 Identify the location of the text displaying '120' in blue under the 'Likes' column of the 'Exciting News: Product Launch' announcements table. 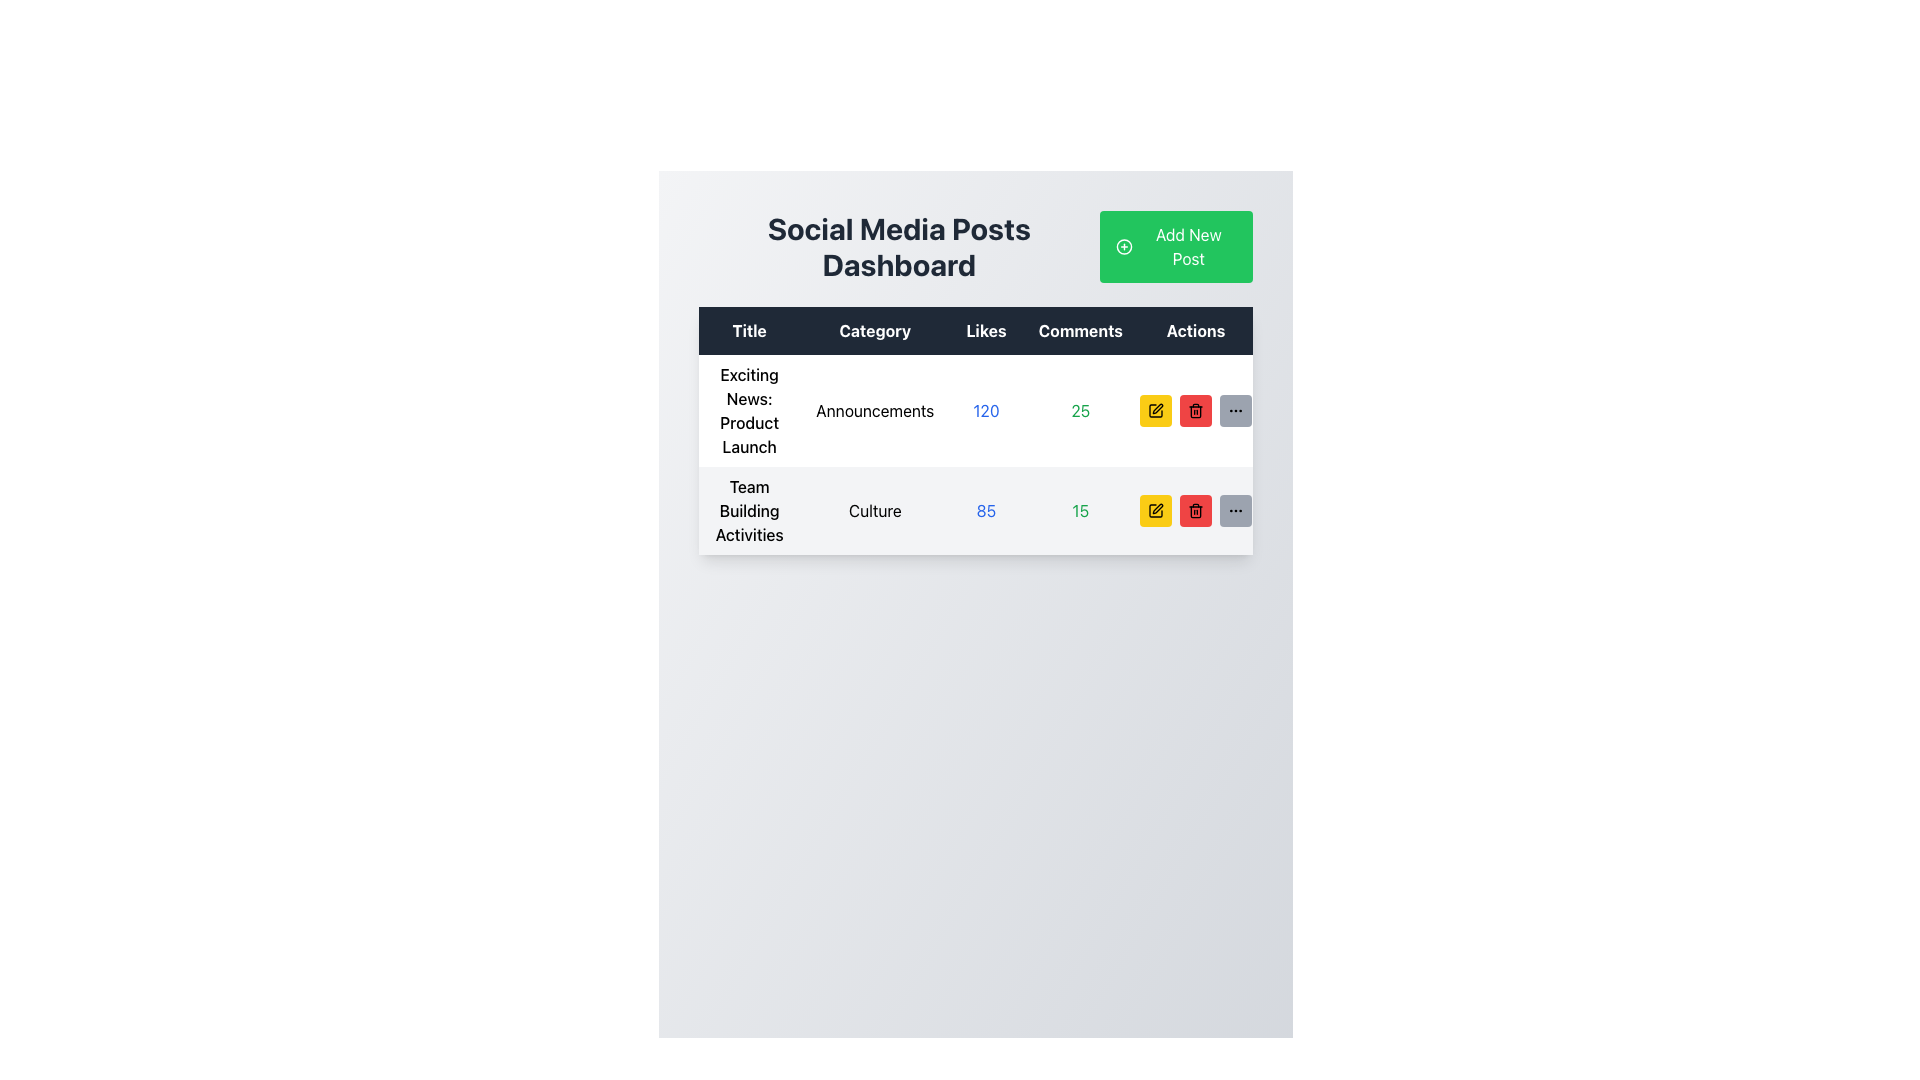
(986, 410).